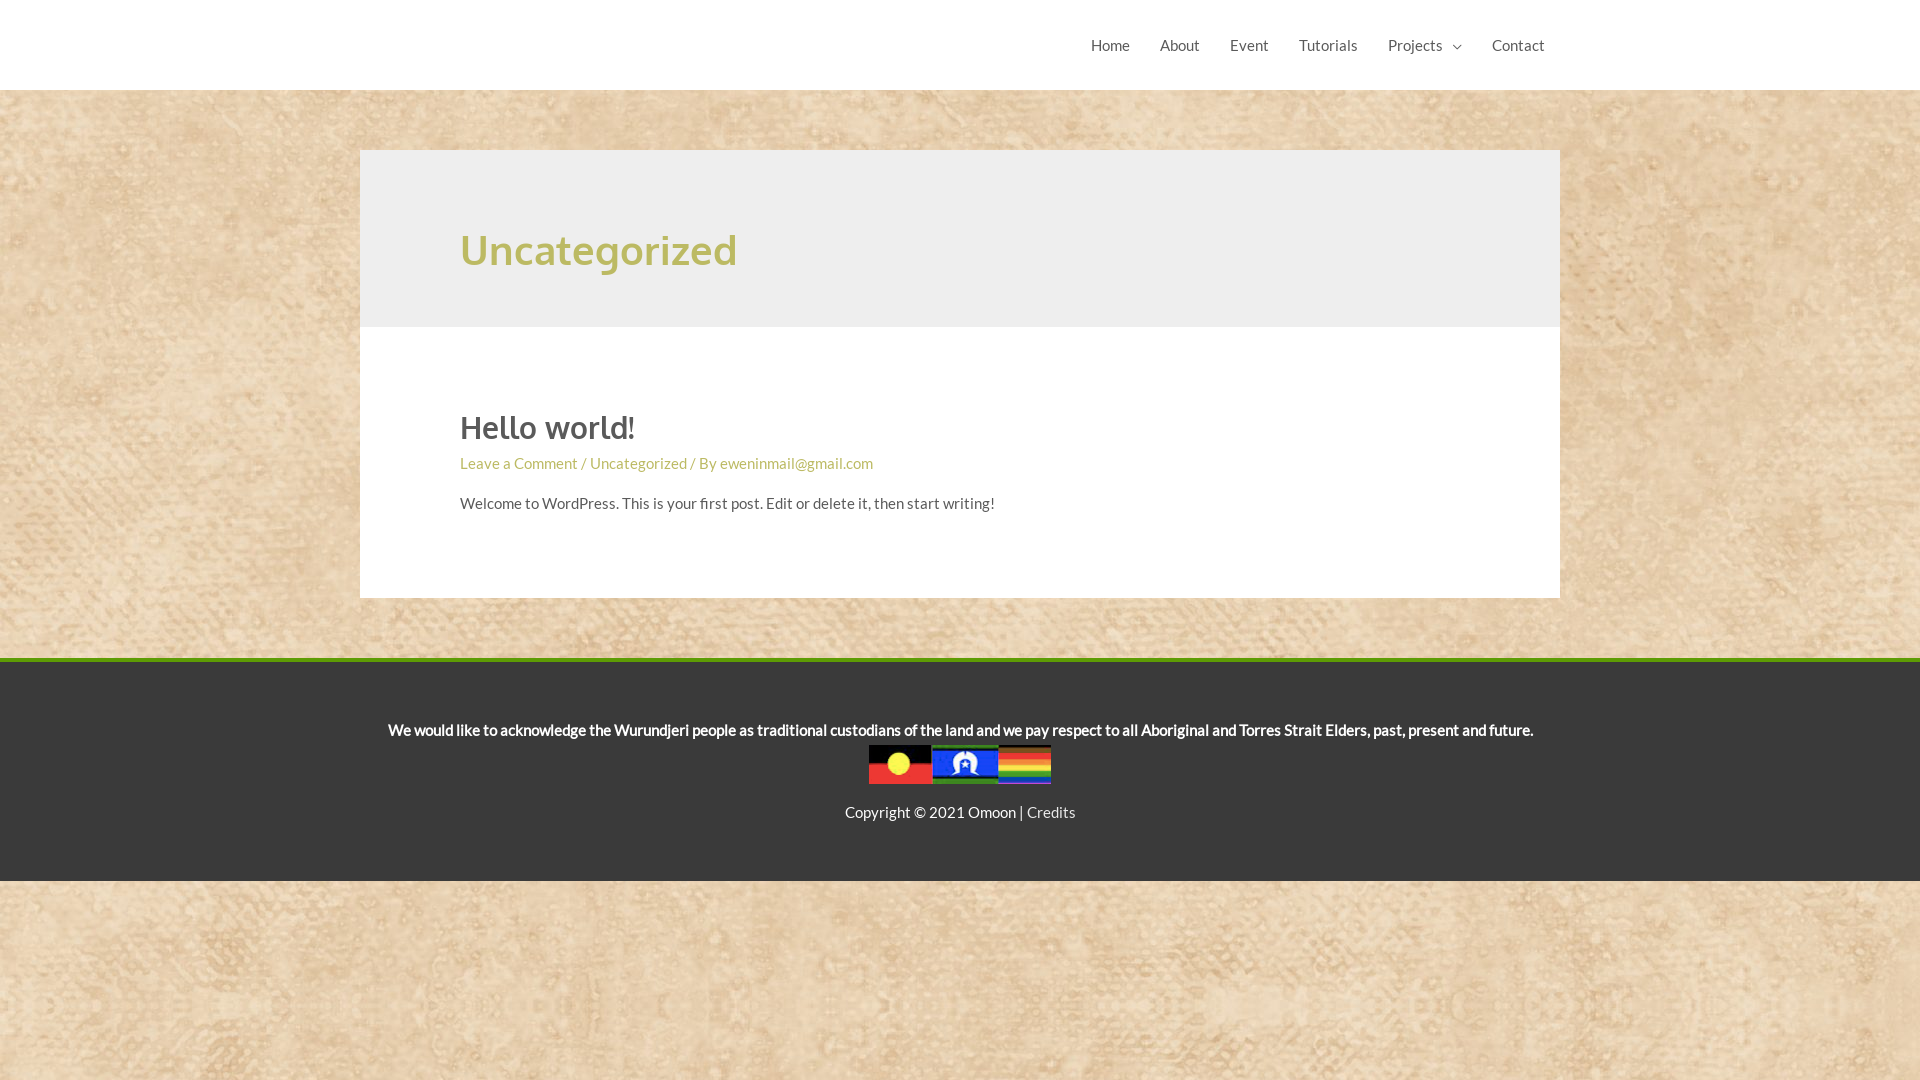  What do you see at coordinates (795, 462) in the screenshot?
I see `'eweninmail@gmail.com'` at bounding box center [795, 462].